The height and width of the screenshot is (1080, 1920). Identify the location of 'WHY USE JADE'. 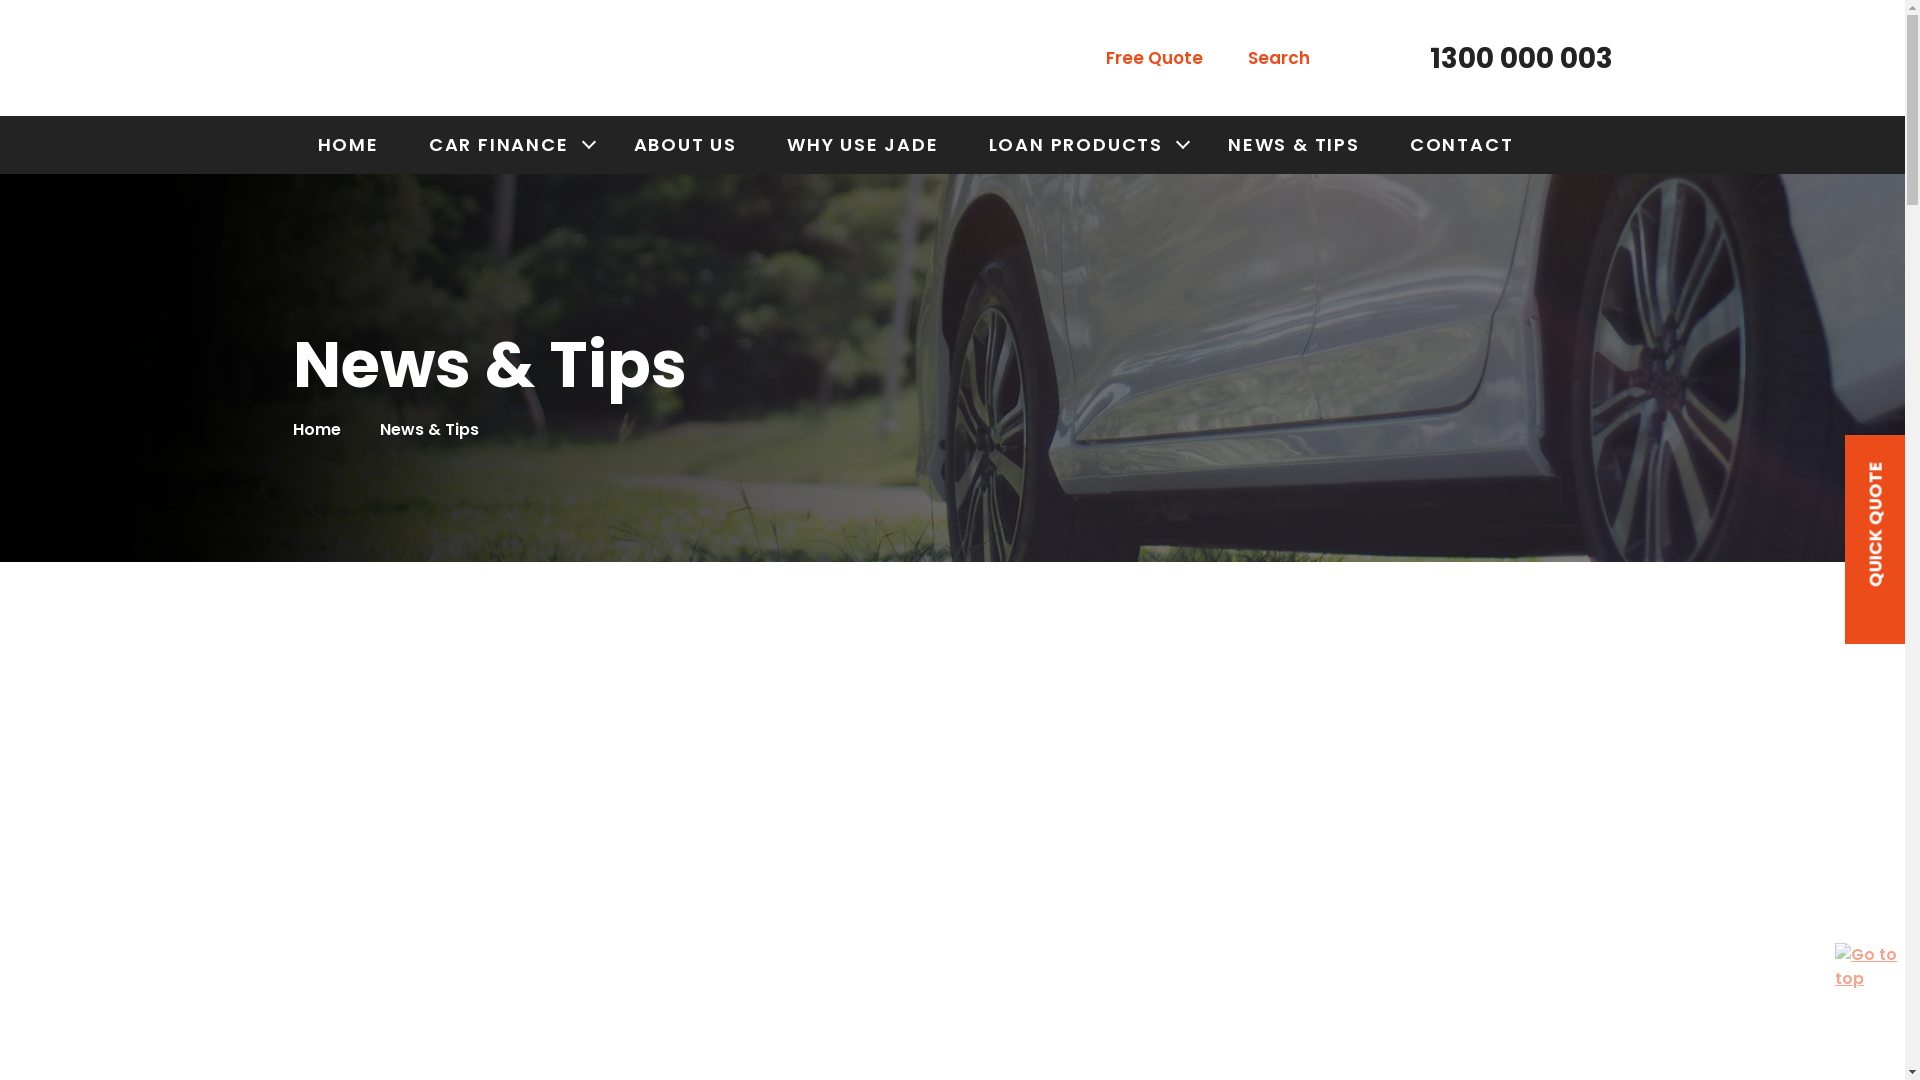
(863, 144).